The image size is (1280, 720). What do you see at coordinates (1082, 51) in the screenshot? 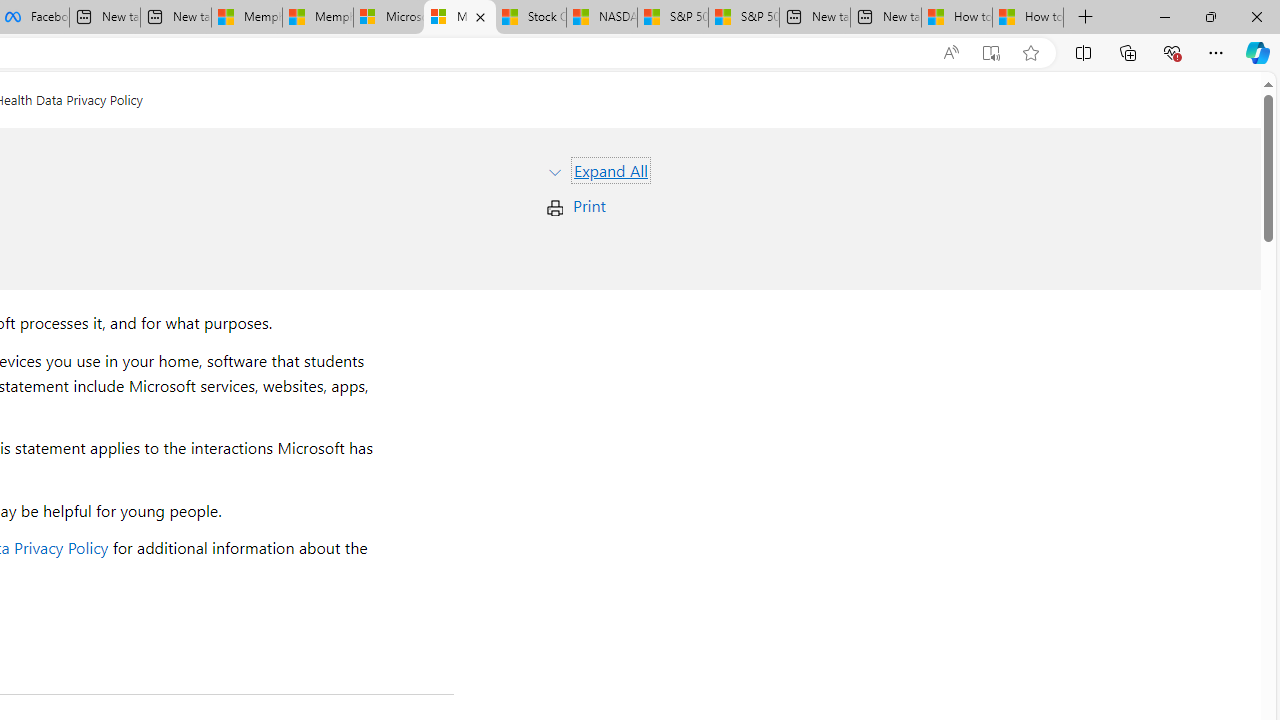
I see `'Split screen'` at bounding box center [1082, 51].